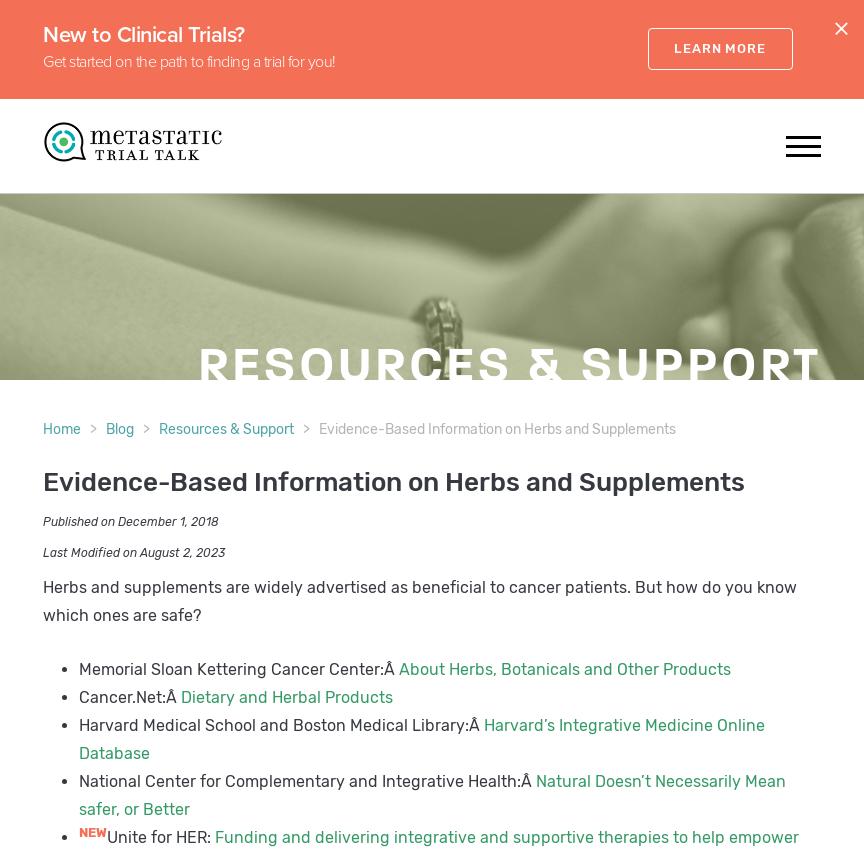 This screenshot has width=864, height=855. I want to click on 'Harvard’s Integrative Medicine Online Database', so click(420, 739).